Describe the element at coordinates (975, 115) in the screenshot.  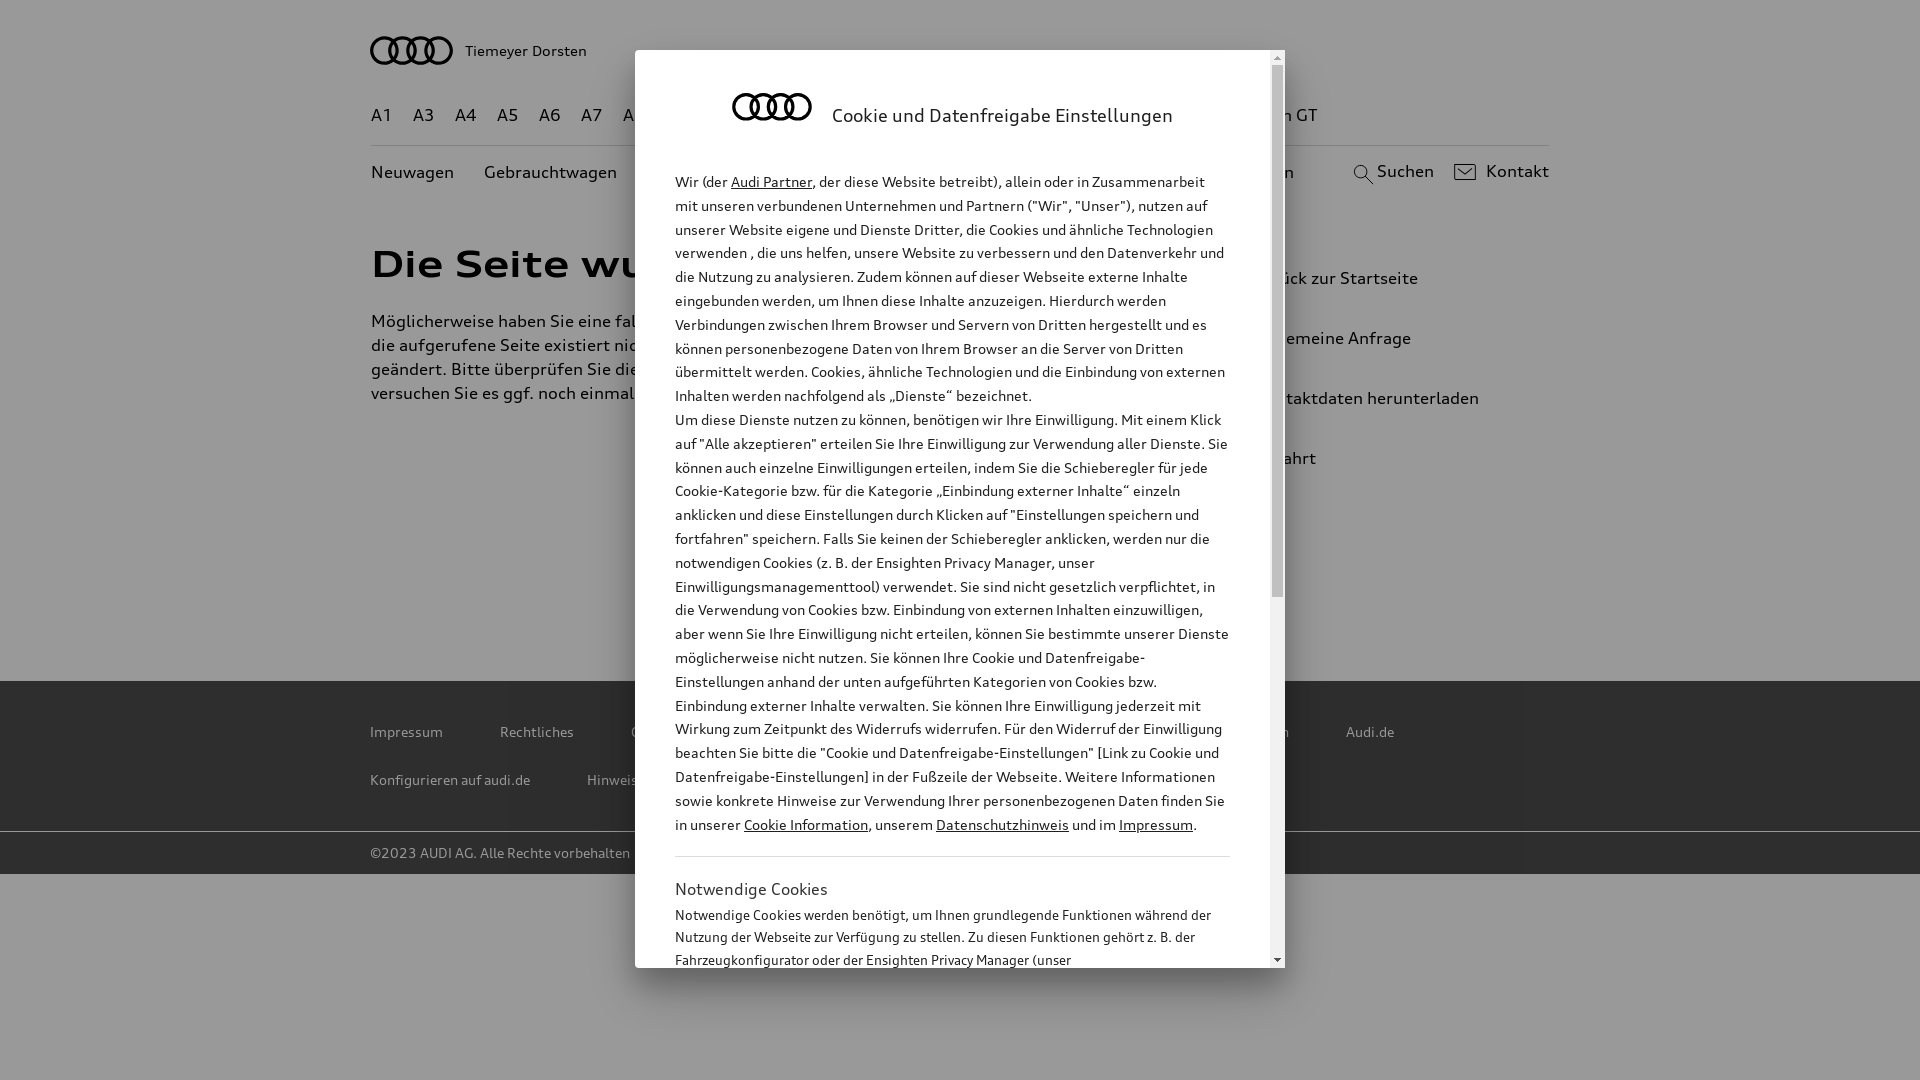
I see `'Q8 e-tron'` at that location.